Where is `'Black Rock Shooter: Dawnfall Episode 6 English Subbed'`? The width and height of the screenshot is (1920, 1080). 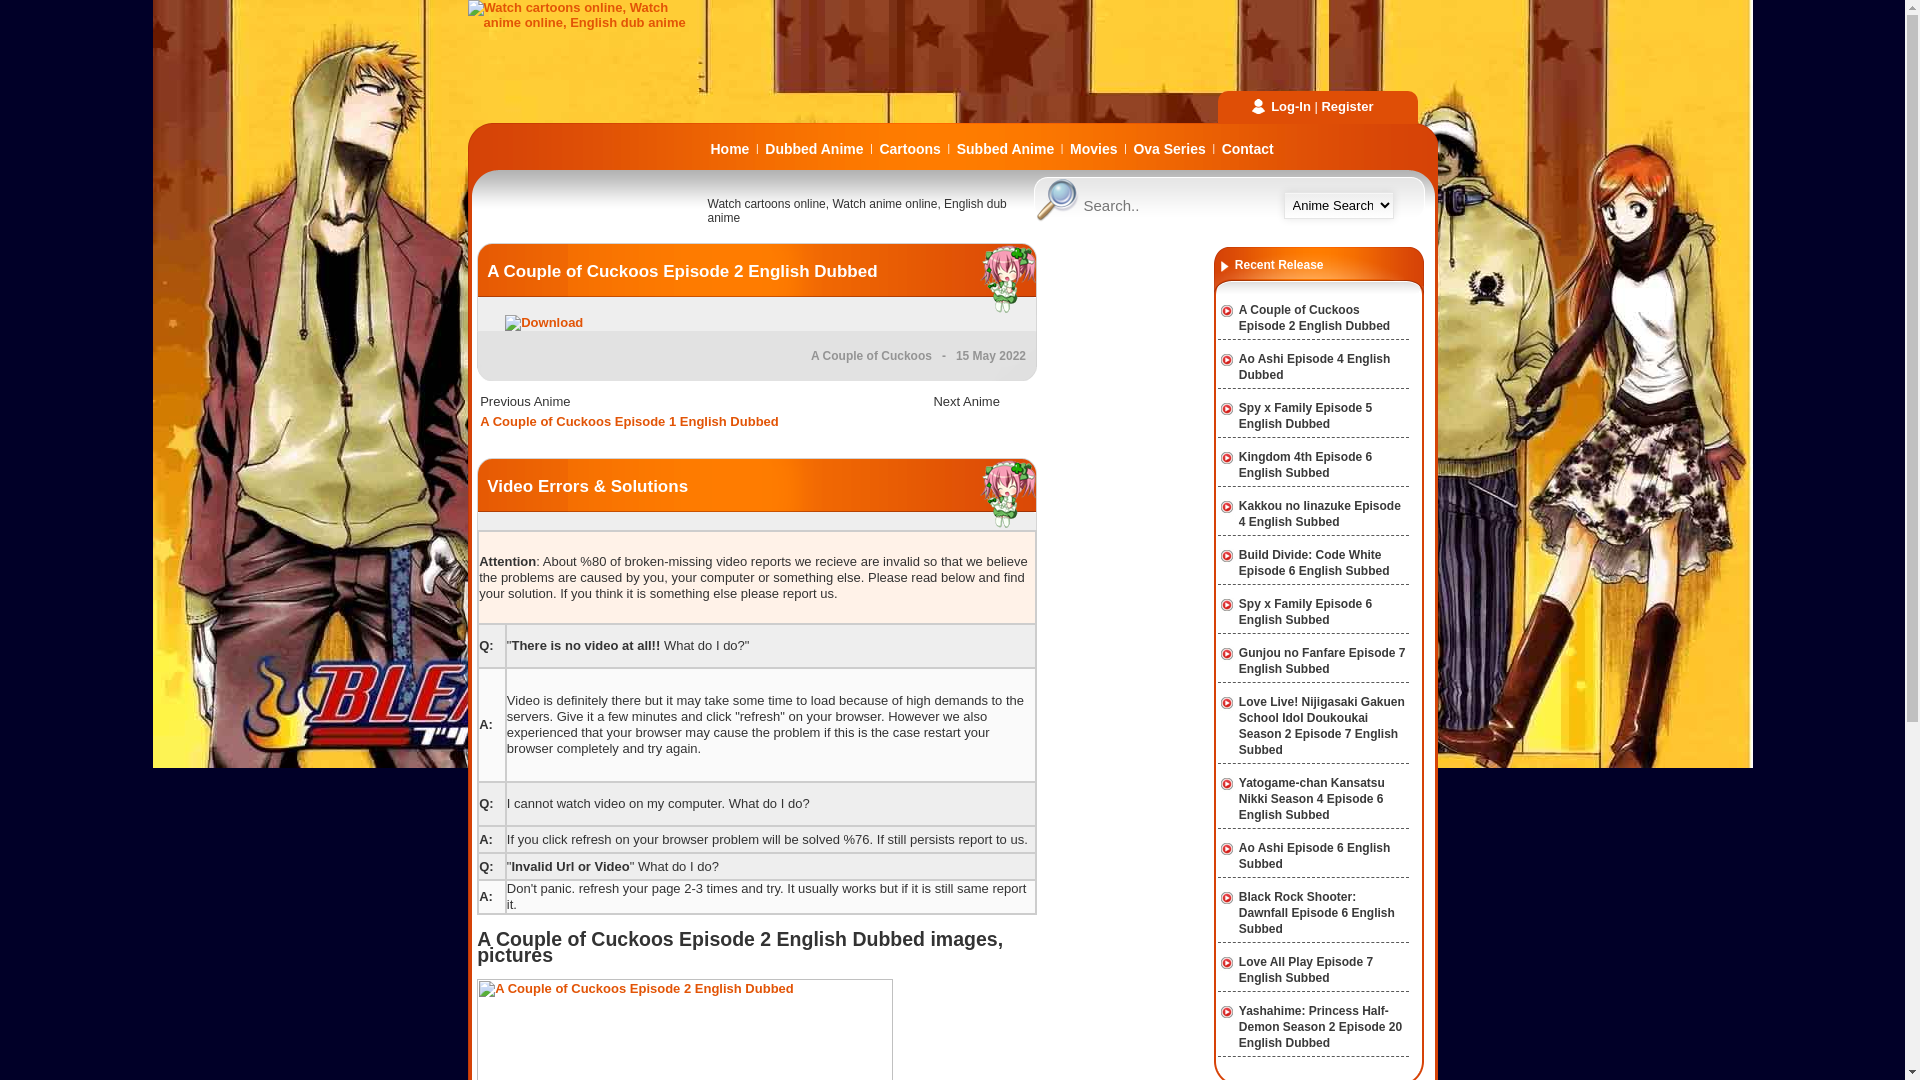
'Black Rock Shooter: Dawnfall Episode 6 English Subbed' is located at coordinates (1316, 913).